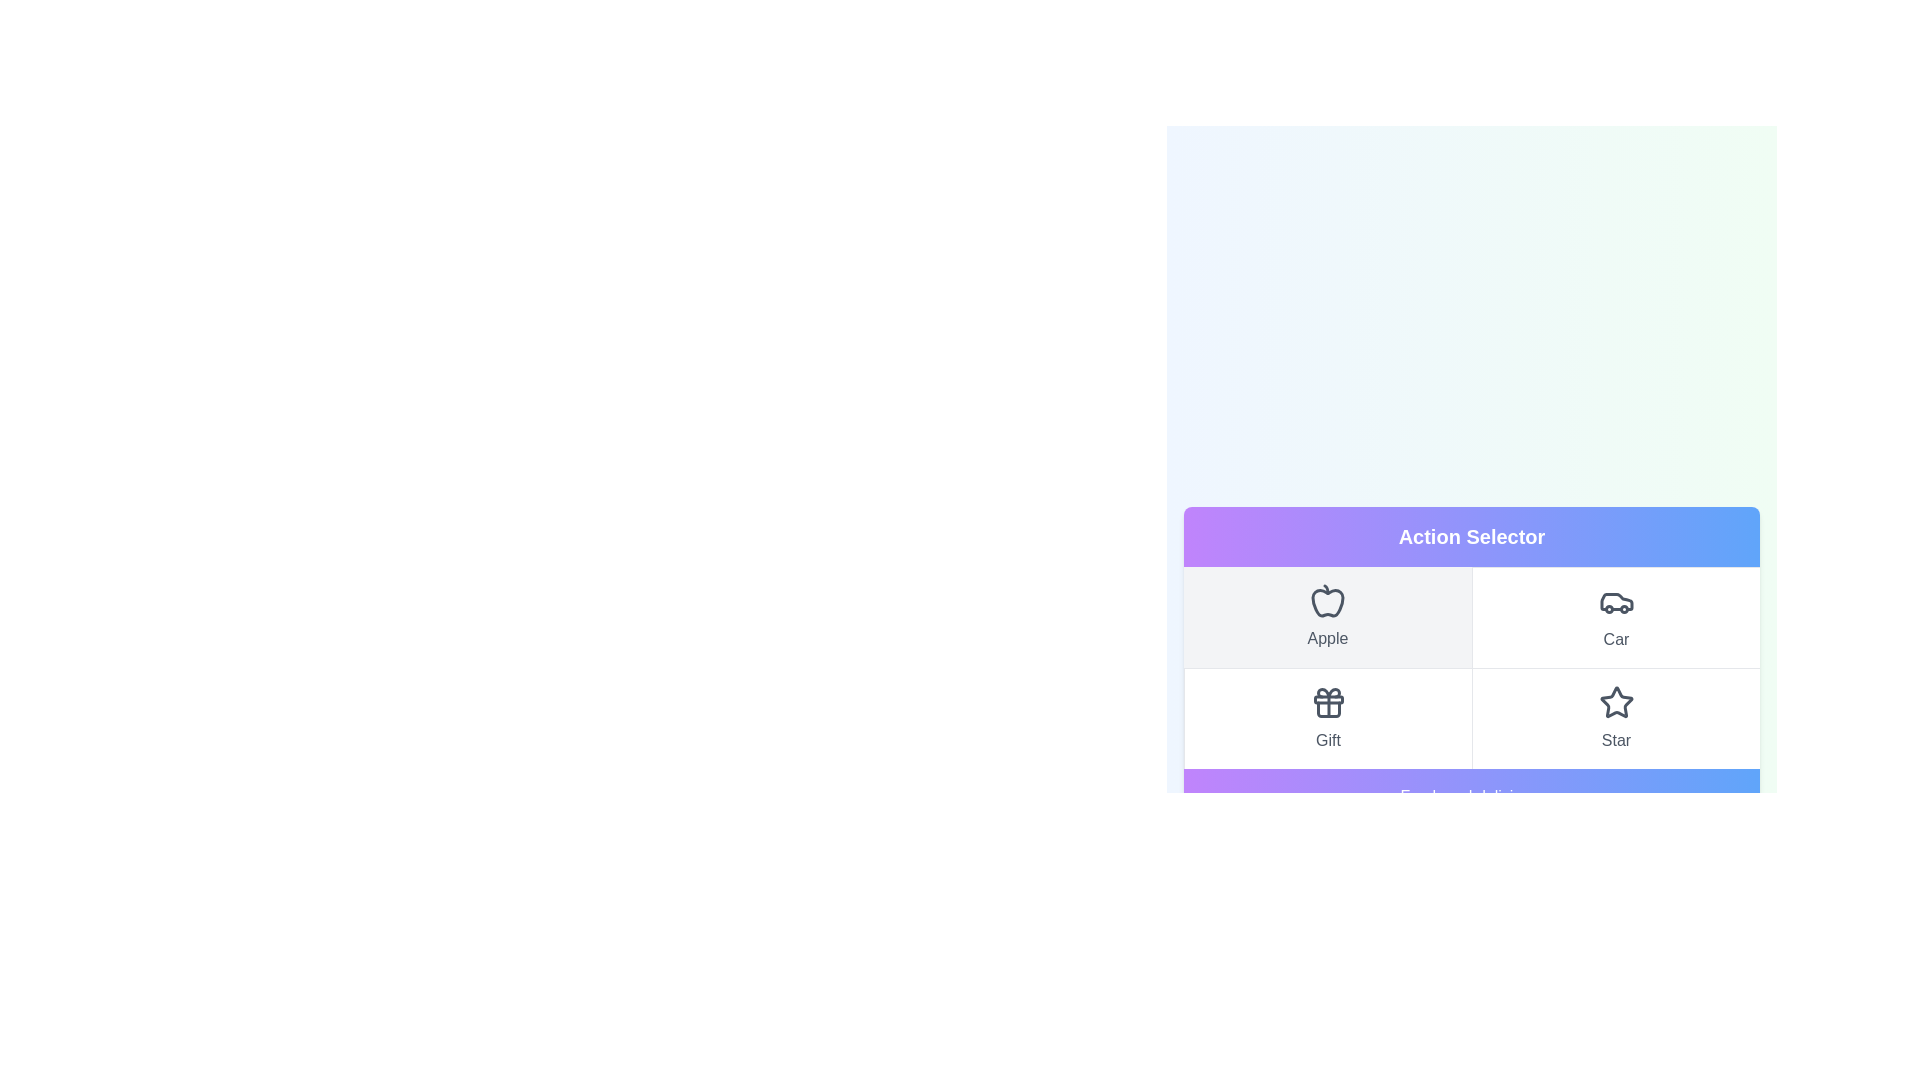 This screenshot has height=1080, width=1920. What do you see at coordinates (1328, 740) in the screenshot?
I see `the 'Gift' text label located below the gift icon in the Action Selector section` at bounding box center [1328, 740].